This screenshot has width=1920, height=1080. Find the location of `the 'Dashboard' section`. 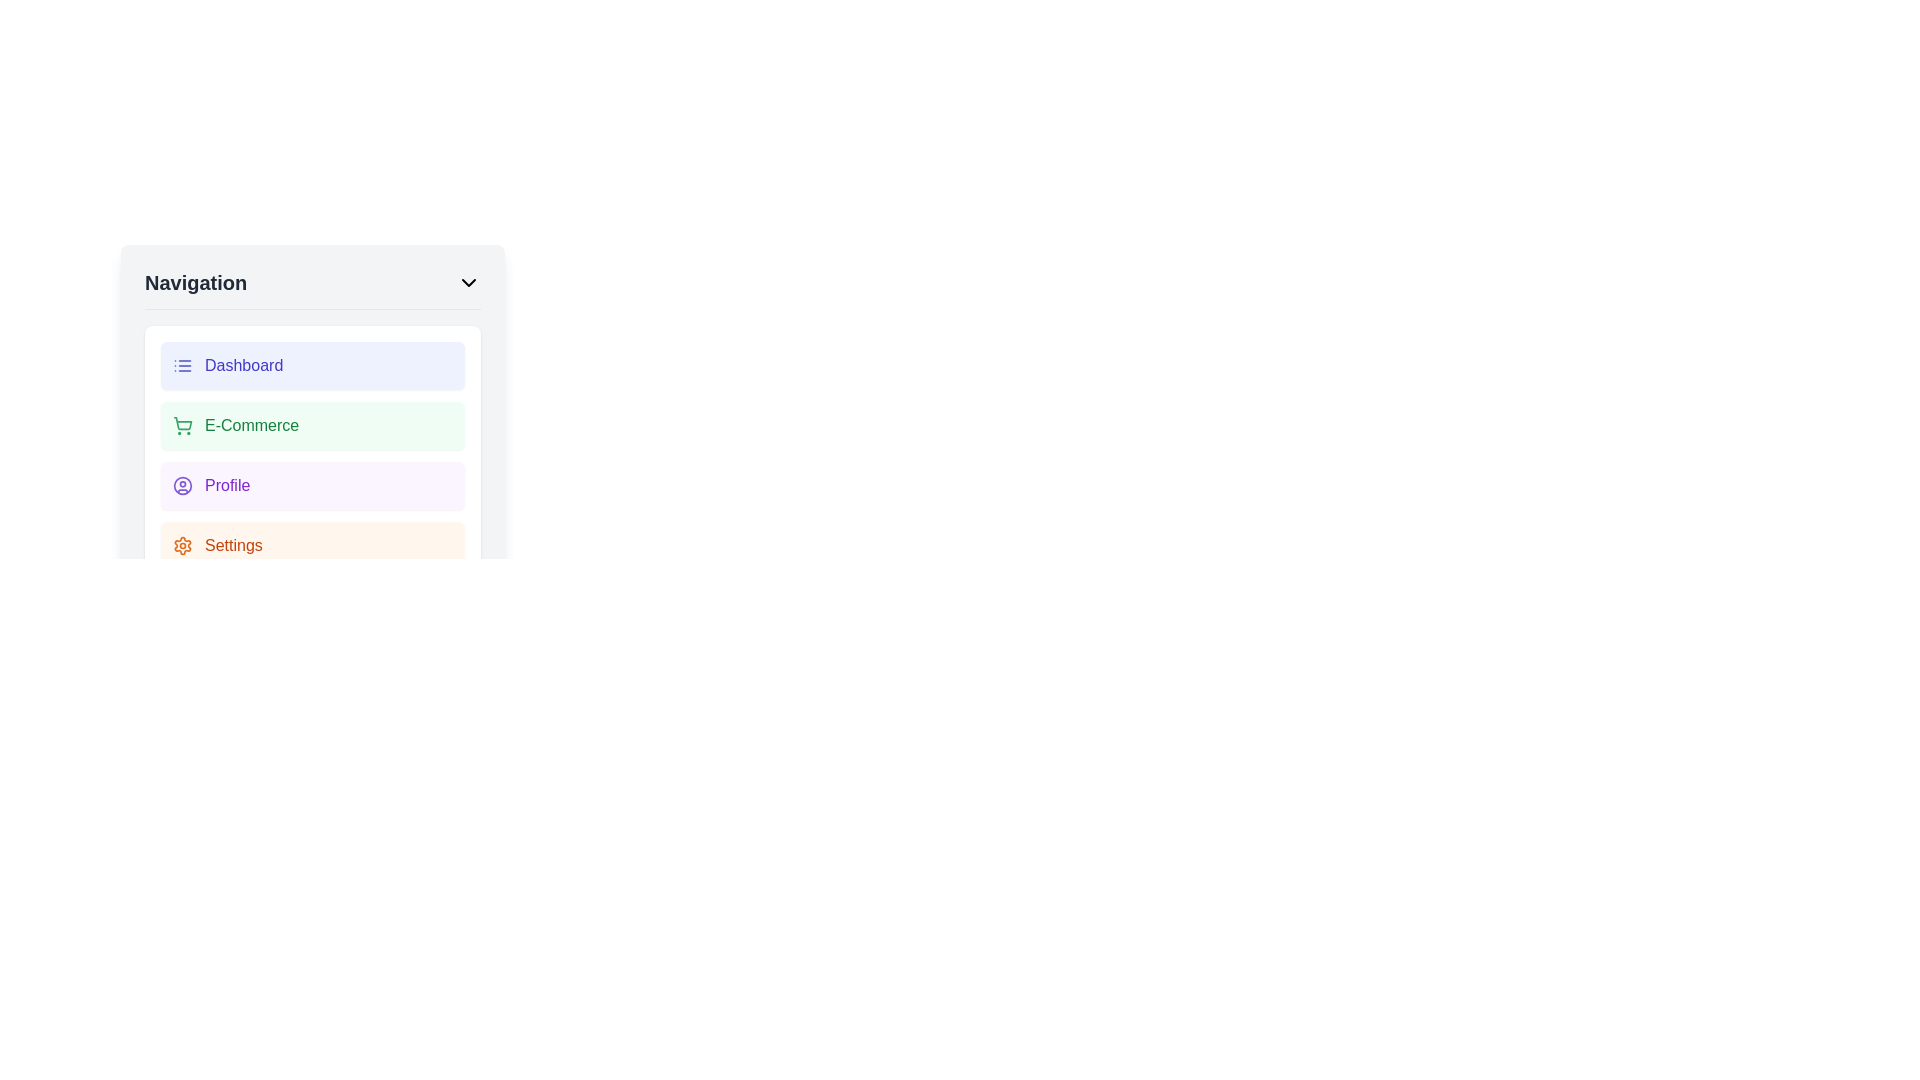

the 'Dashboard' section is located at coordinates (243, 366).